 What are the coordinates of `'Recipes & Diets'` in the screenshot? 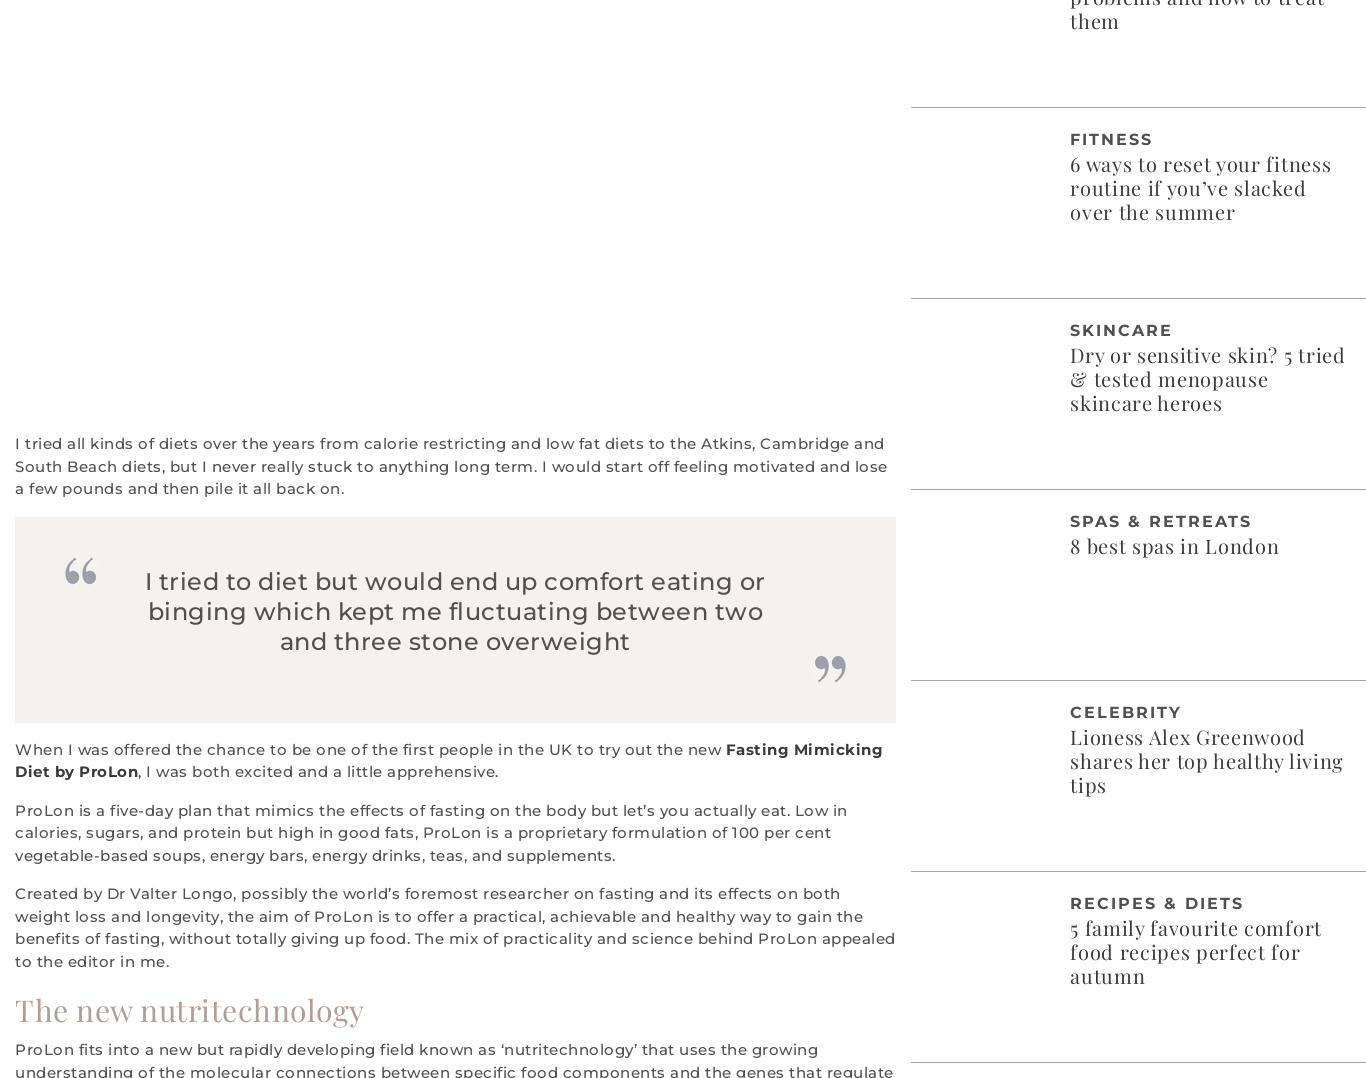 It's located at (1157, 902).